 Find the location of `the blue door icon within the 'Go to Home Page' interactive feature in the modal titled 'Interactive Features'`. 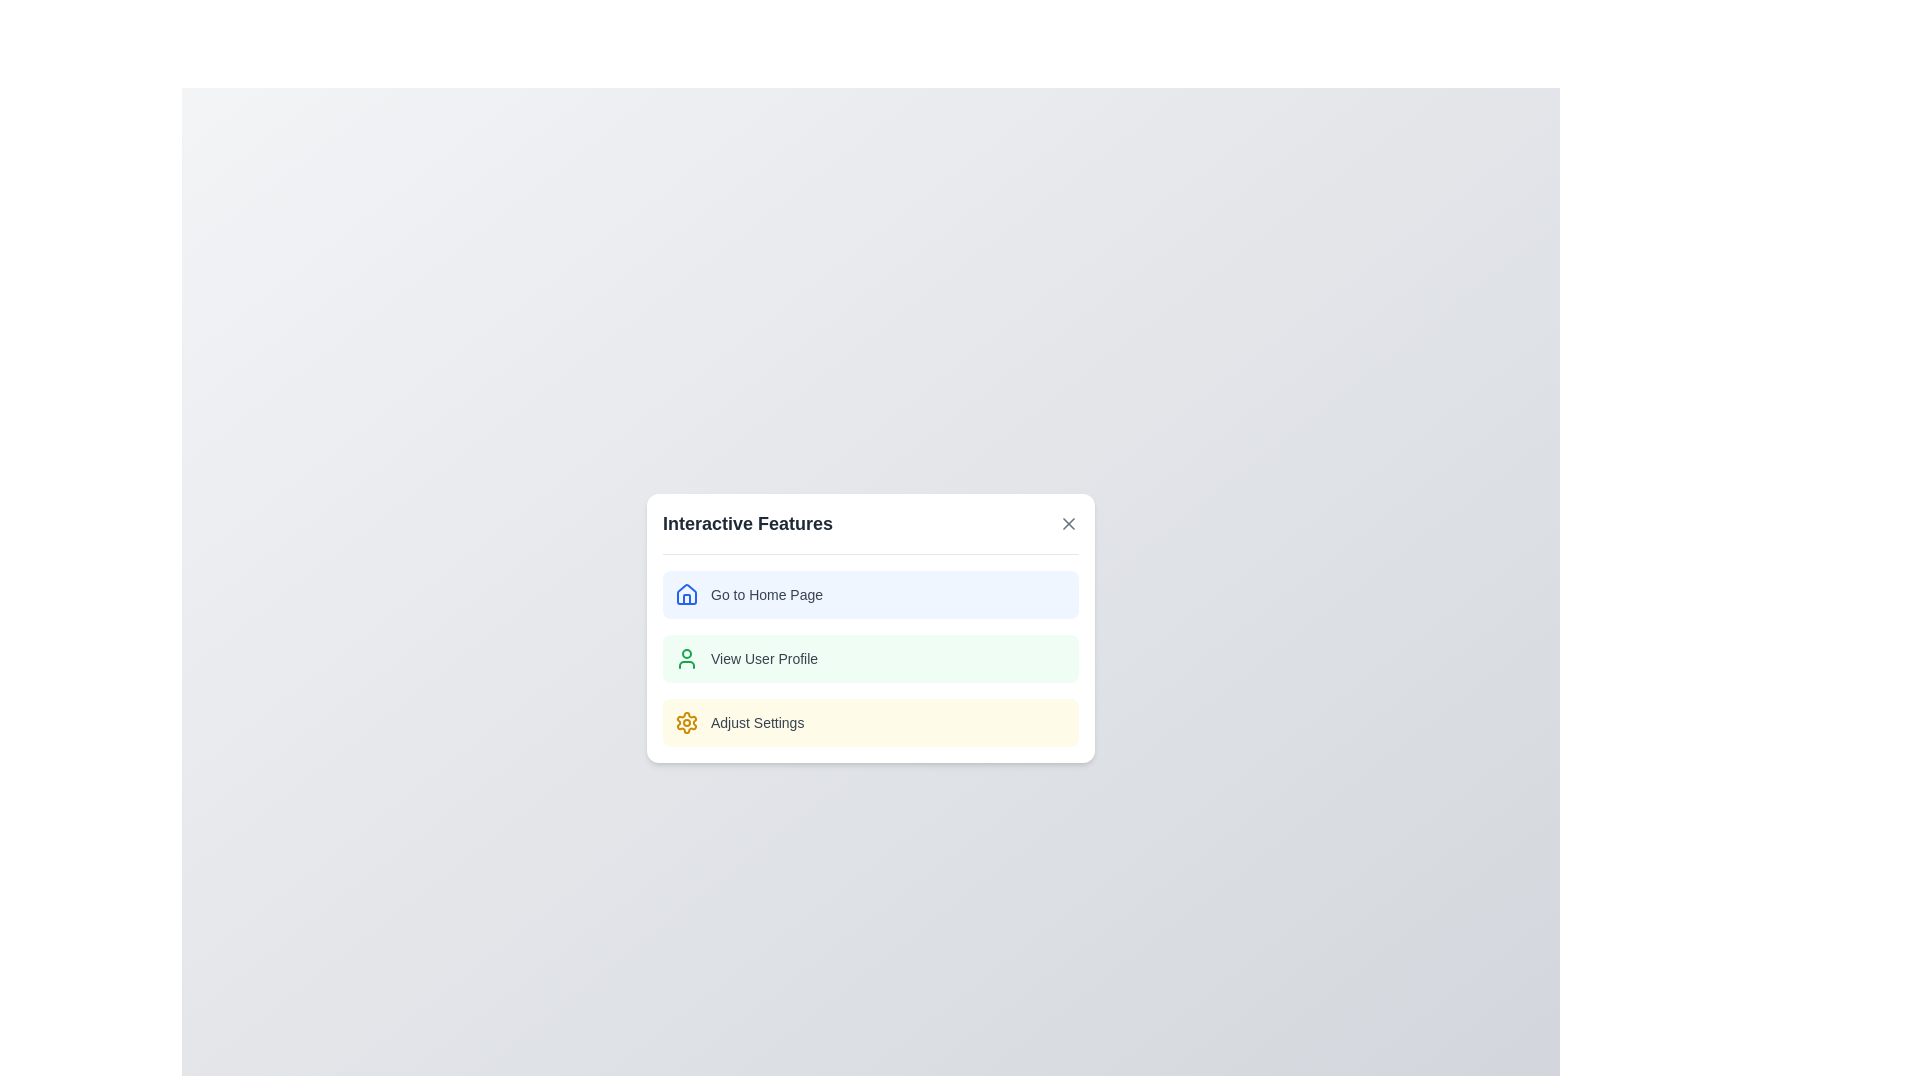

the blue door icon within the 'Go to Home Page' interactive feature in the modal titled 'Interactive Features' is located at coordinates (686, 597).